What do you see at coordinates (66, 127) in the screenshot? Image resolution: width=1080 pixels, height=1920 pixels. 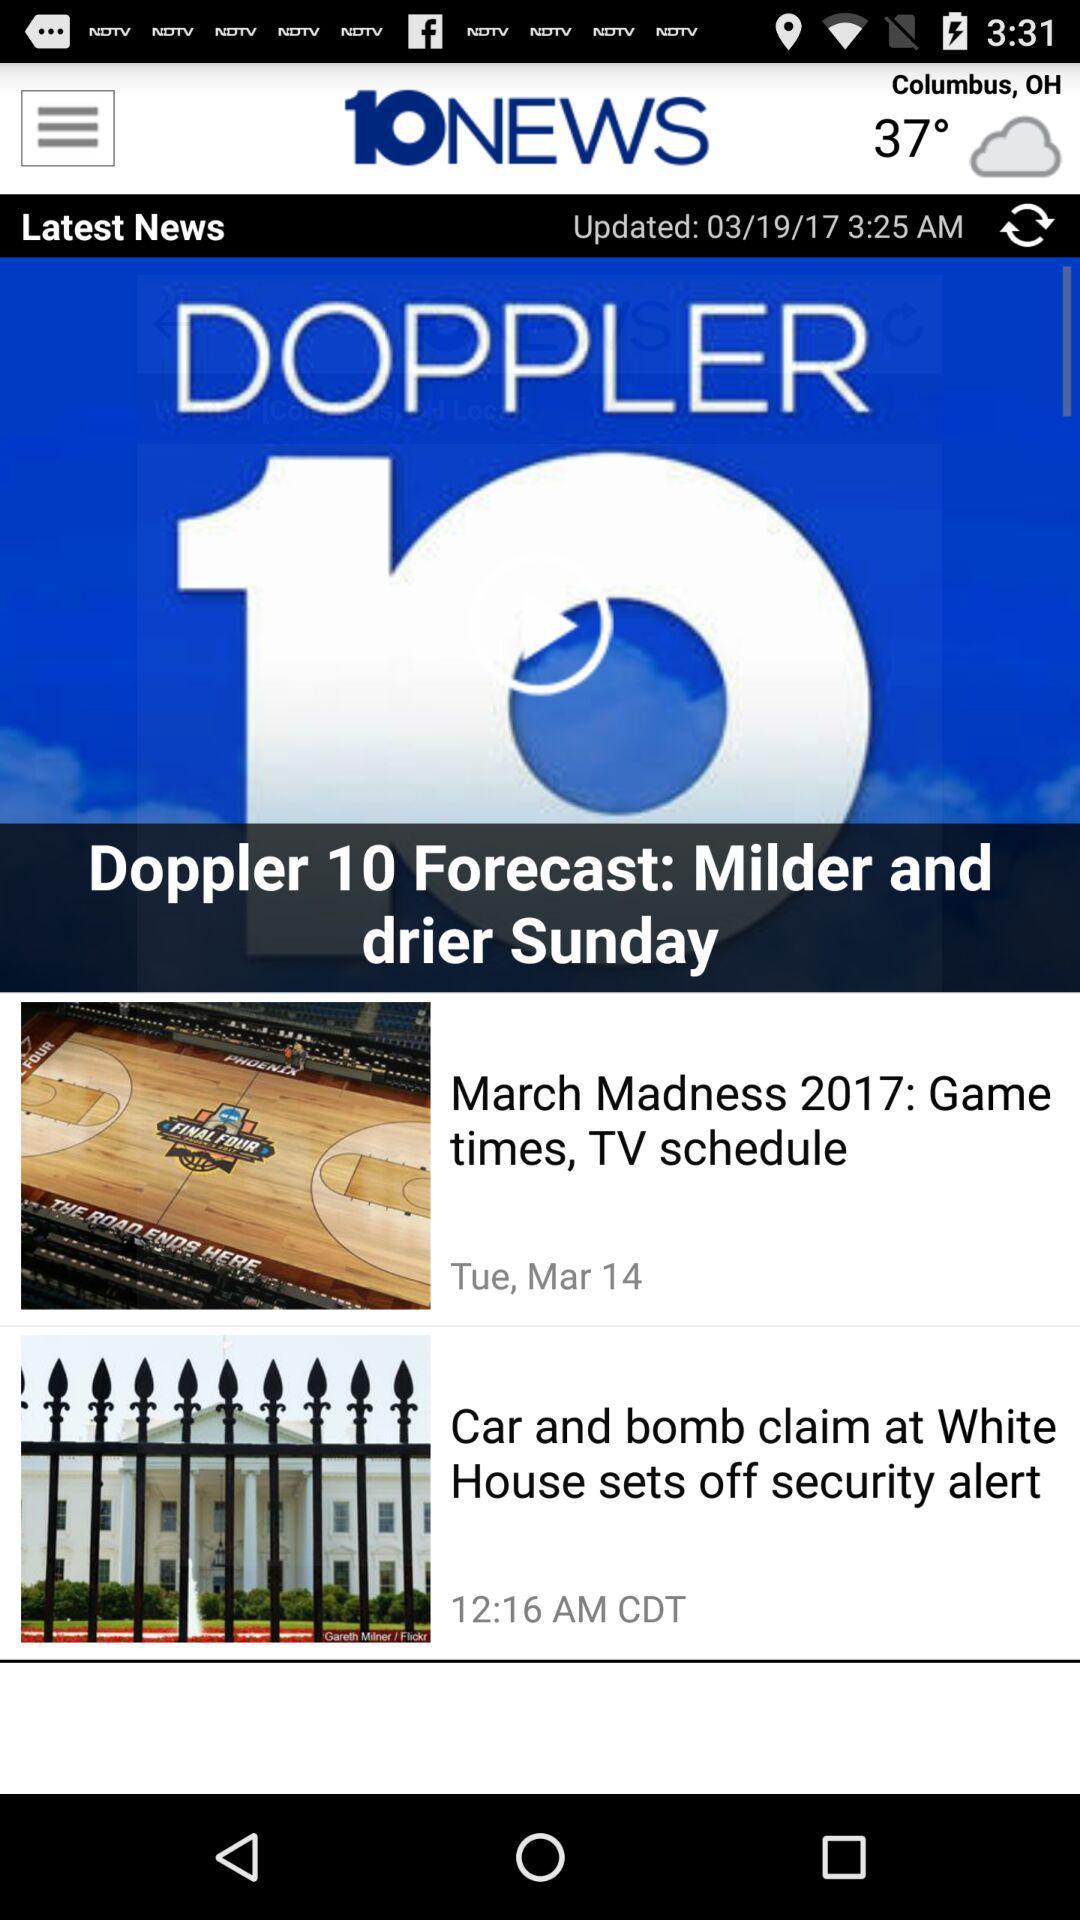 I see `item above the latest news icon` at bounding box center [66, 127].